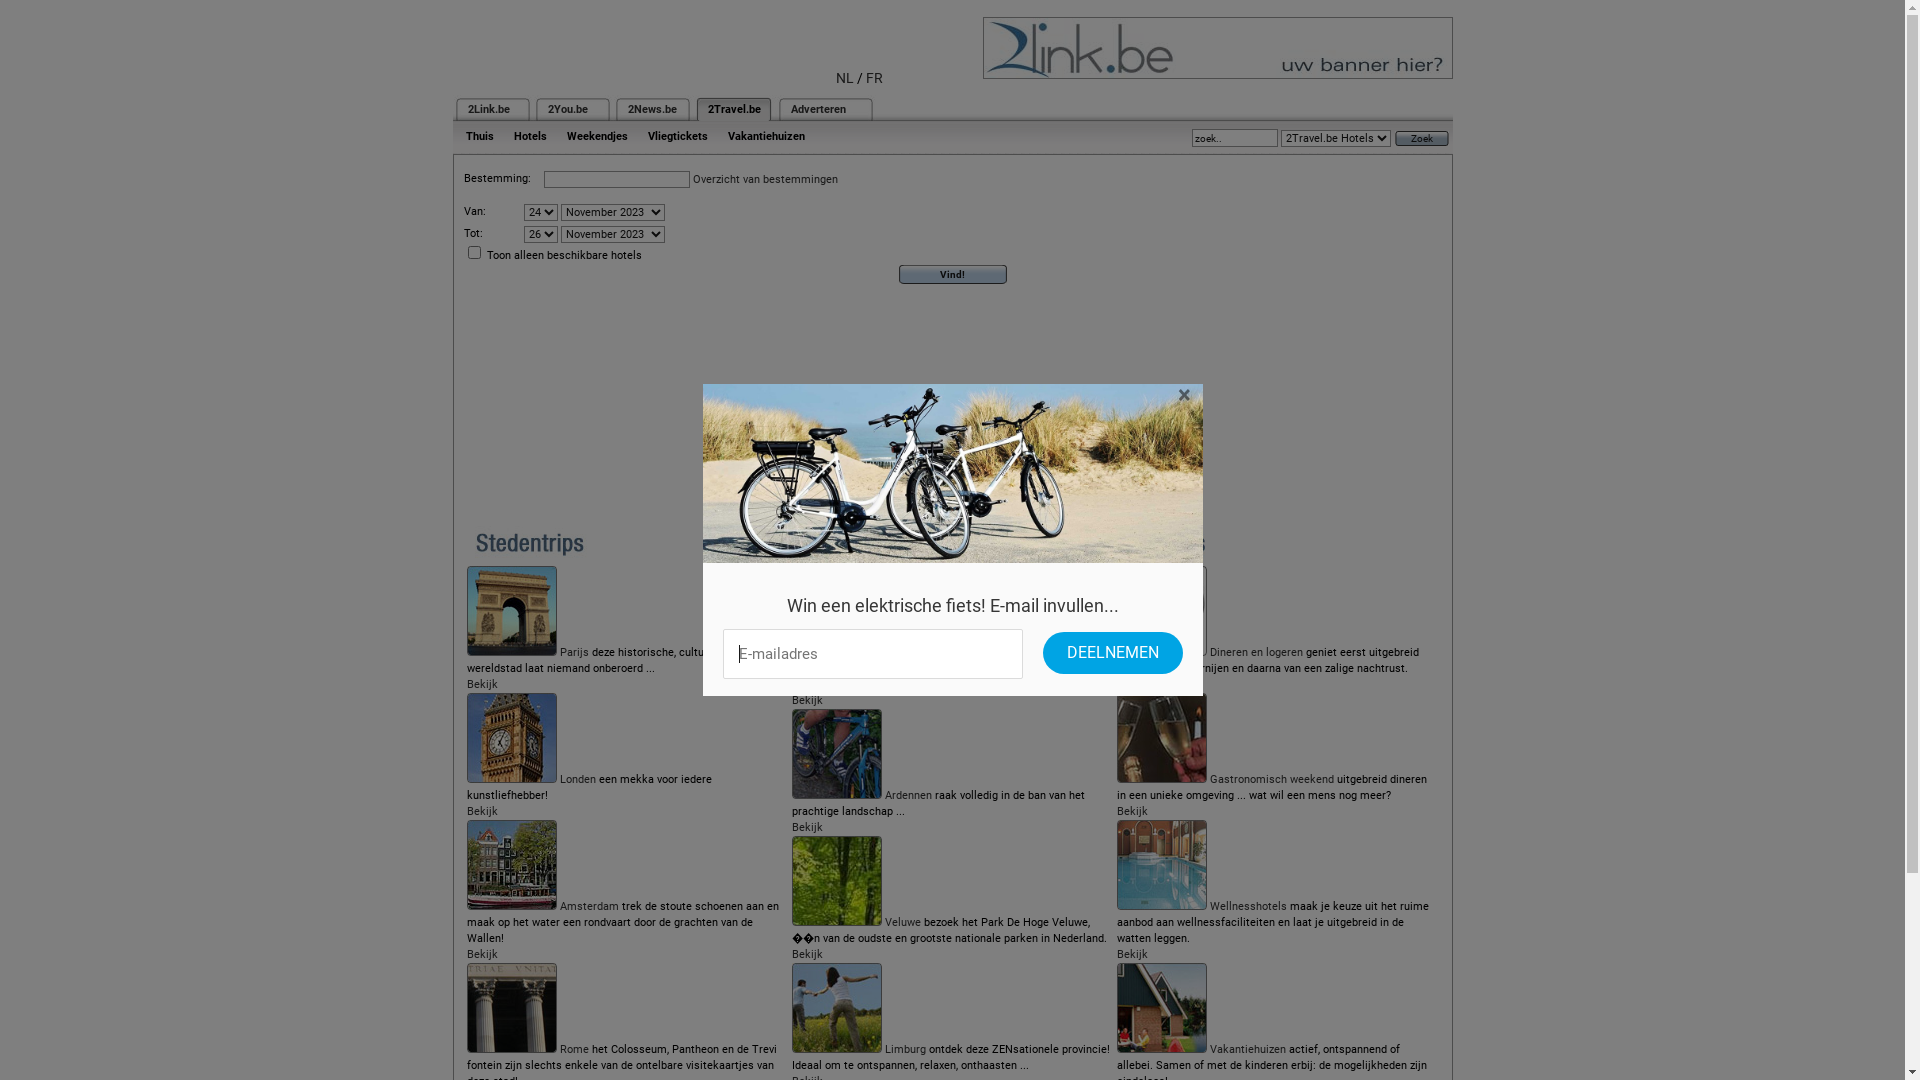 This screenshot has height=1080, width=1920. I want to click on 'Bekijk', so click(807, 827).